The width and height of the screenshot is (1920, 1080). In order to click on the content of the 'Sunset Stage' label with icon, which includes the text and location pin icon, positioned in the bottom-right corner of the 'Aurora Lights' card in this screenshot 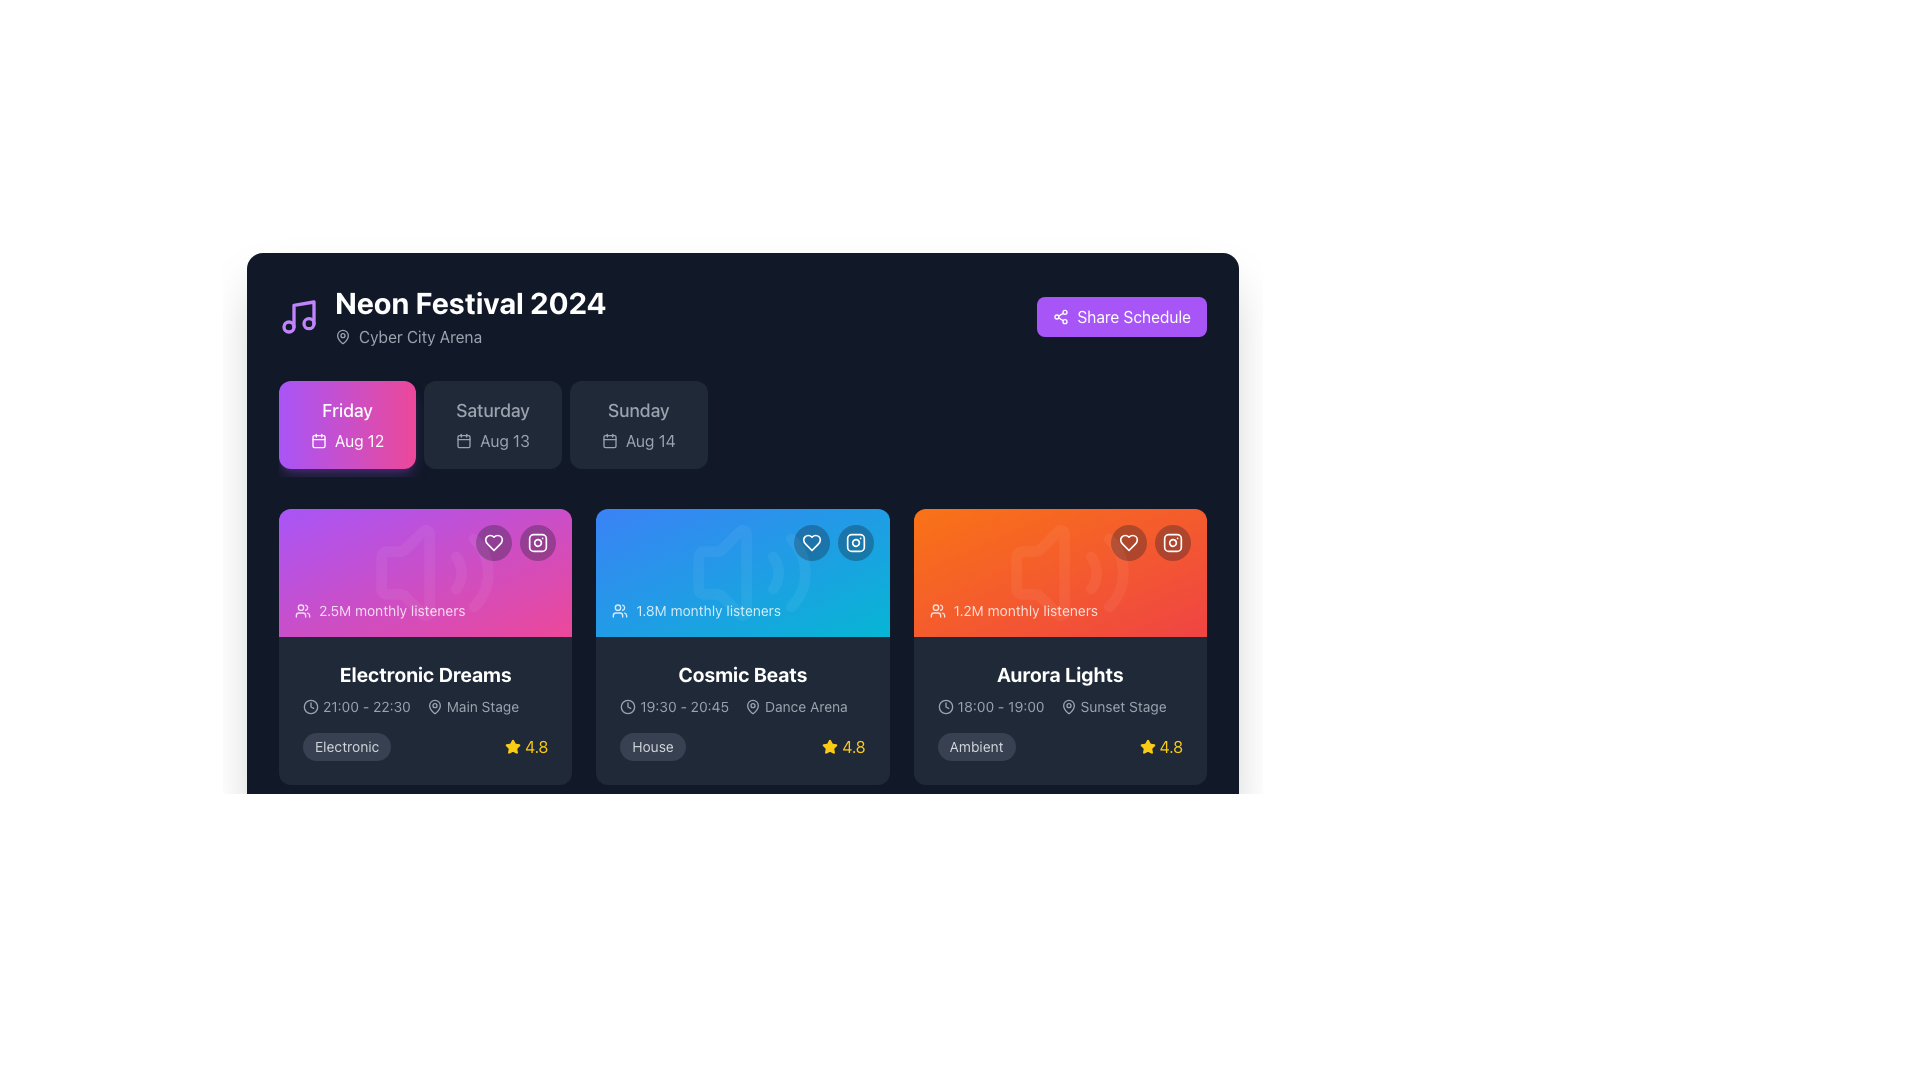, I will do `click(1112, 705)`.